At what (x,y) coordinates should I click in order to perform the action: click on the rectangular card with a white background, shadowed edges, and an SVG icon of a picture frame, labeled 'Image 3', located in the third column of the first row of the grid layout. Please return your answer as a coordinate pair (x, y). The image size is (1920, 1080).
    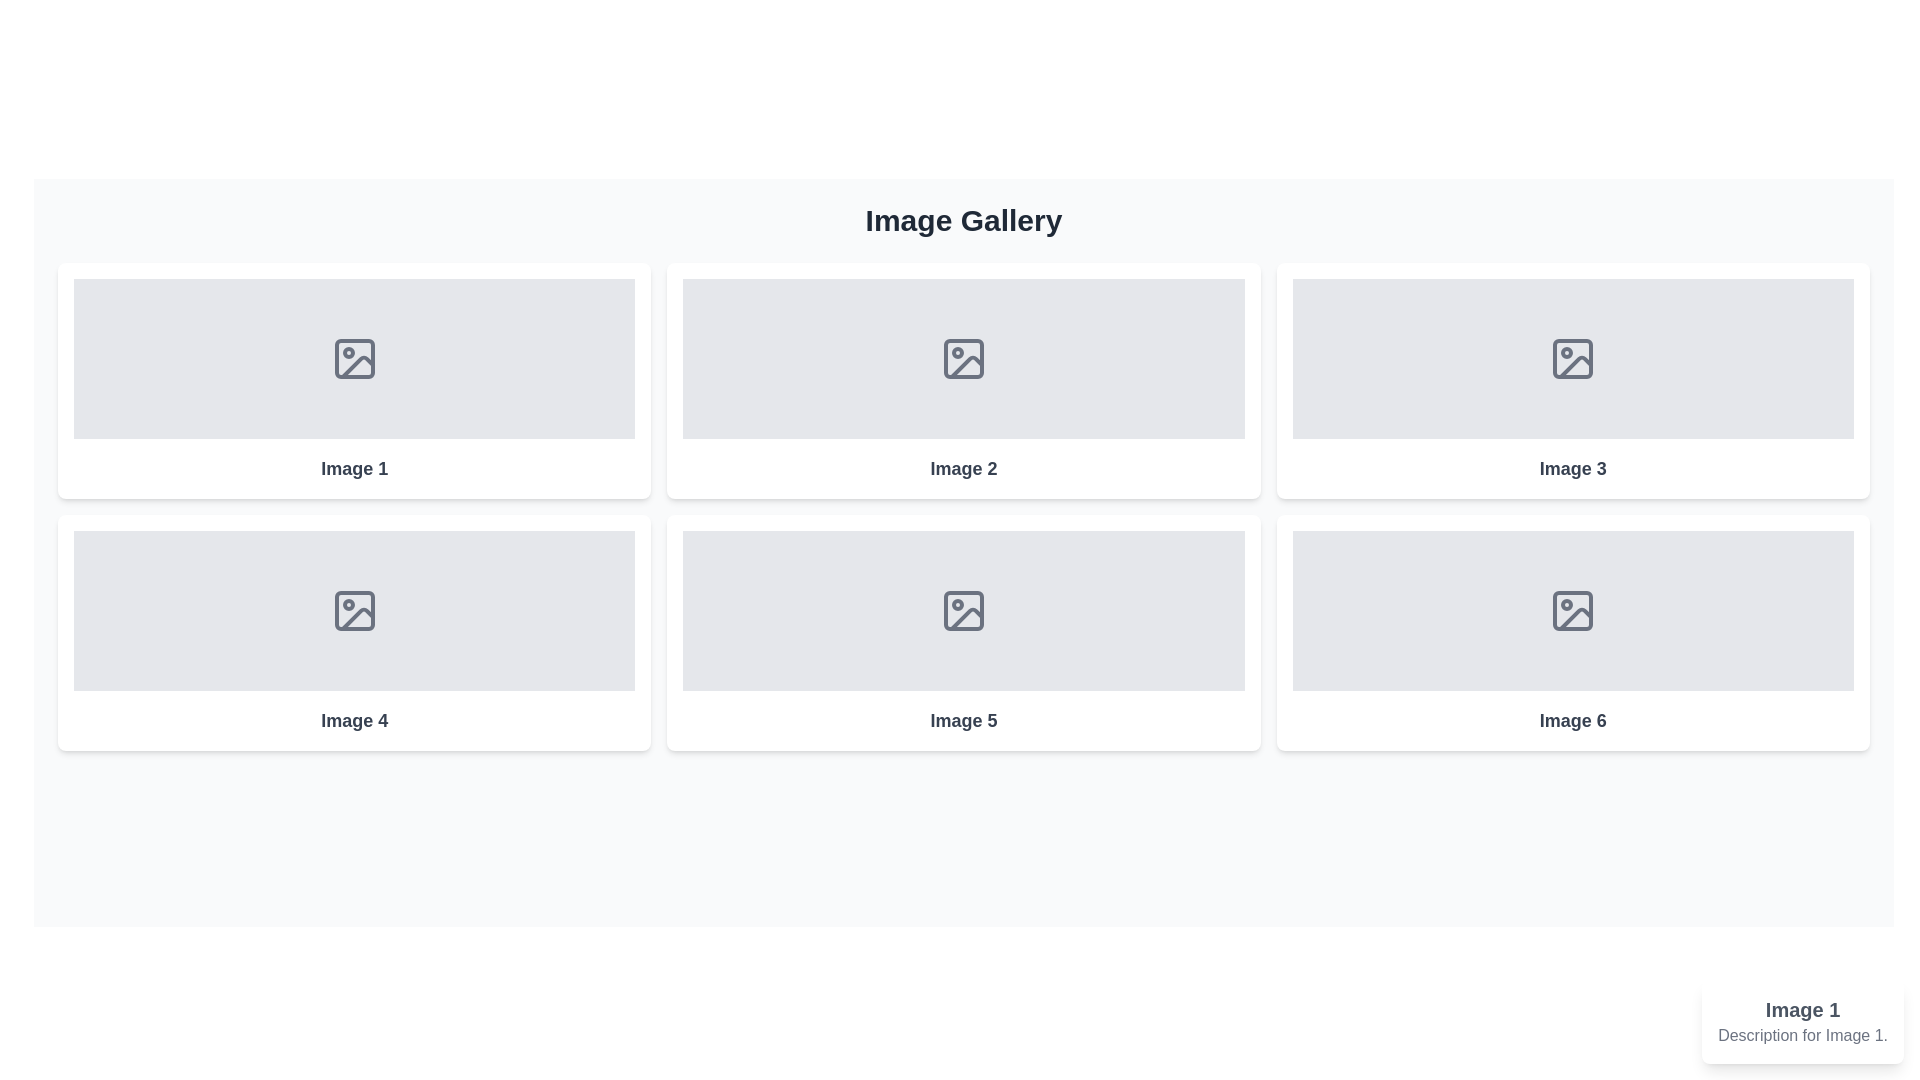
    Looking at the image, I should click on (1572, 381).